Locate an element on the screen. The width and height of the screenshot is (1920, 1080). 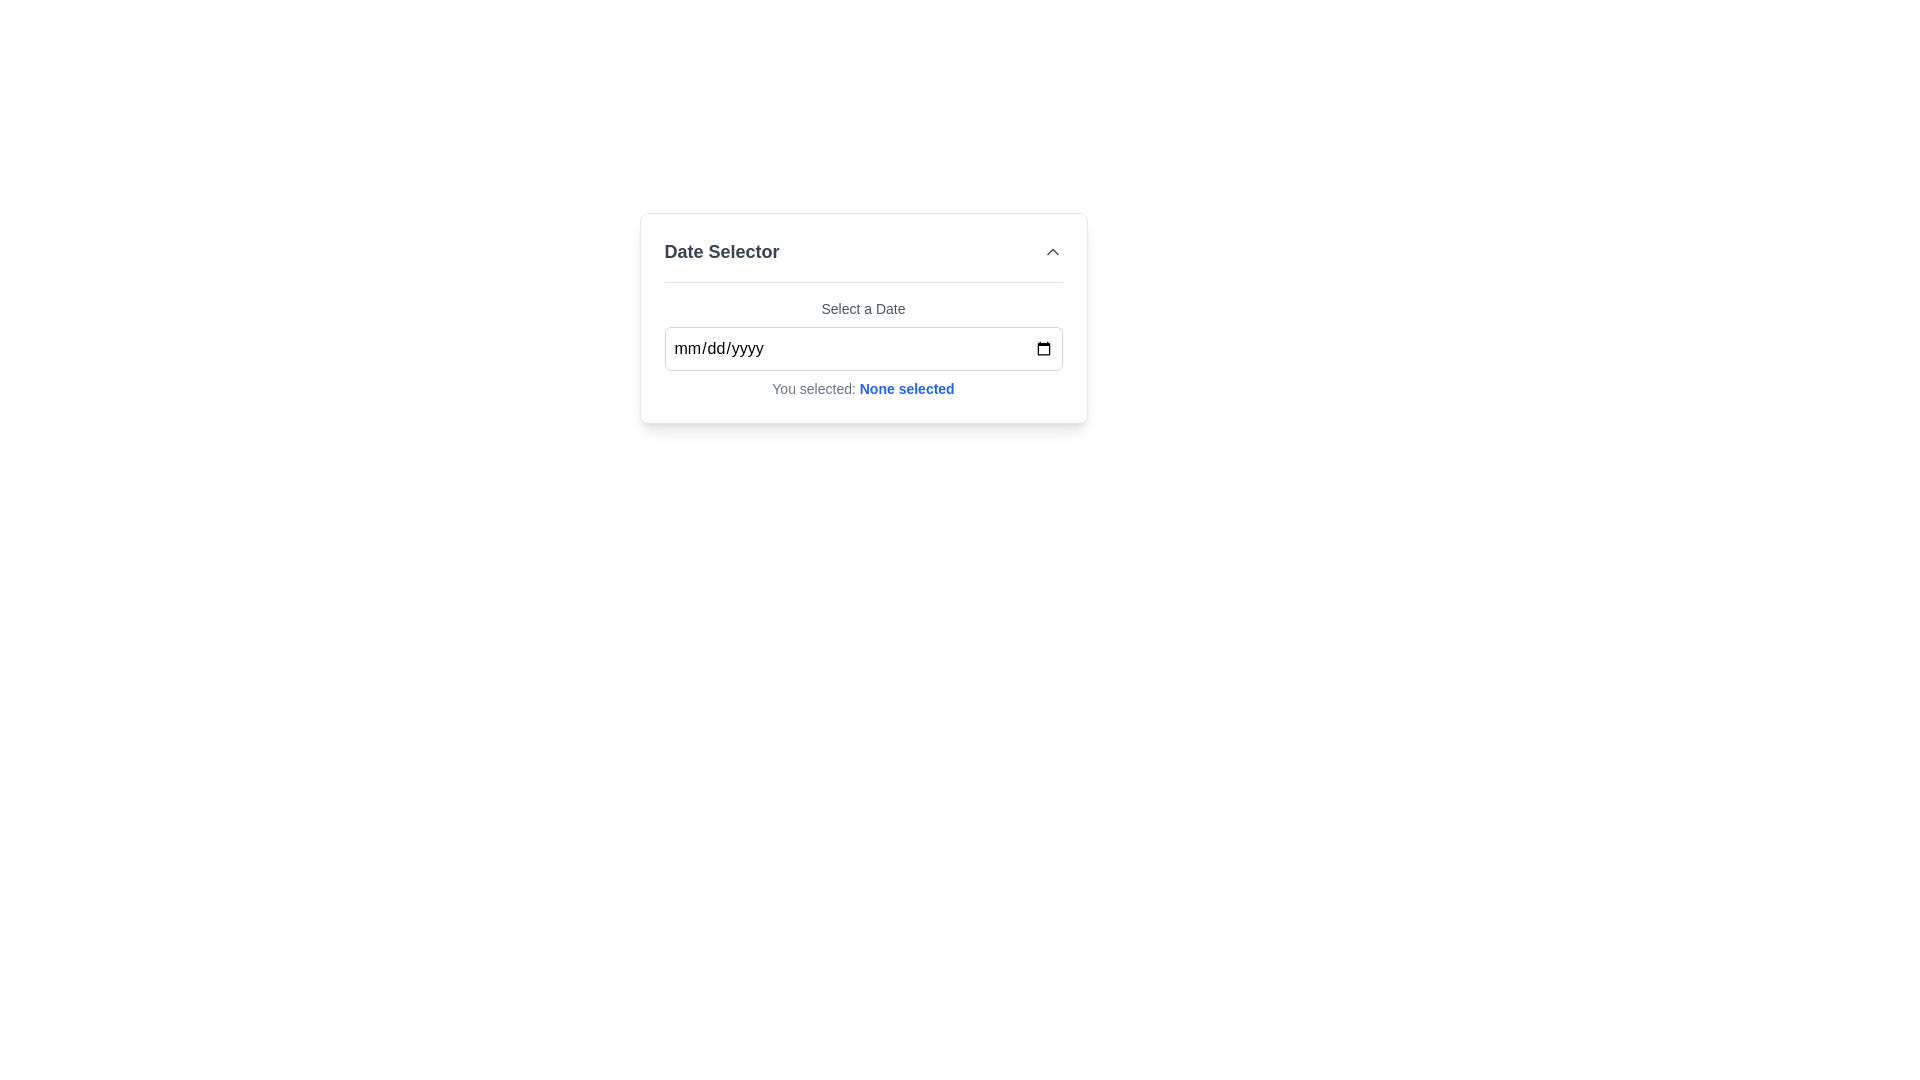
the upward-pointing chevron icon located at the top-right corner of the 'Date Selector' title section is located at coordinates (1051, 250).